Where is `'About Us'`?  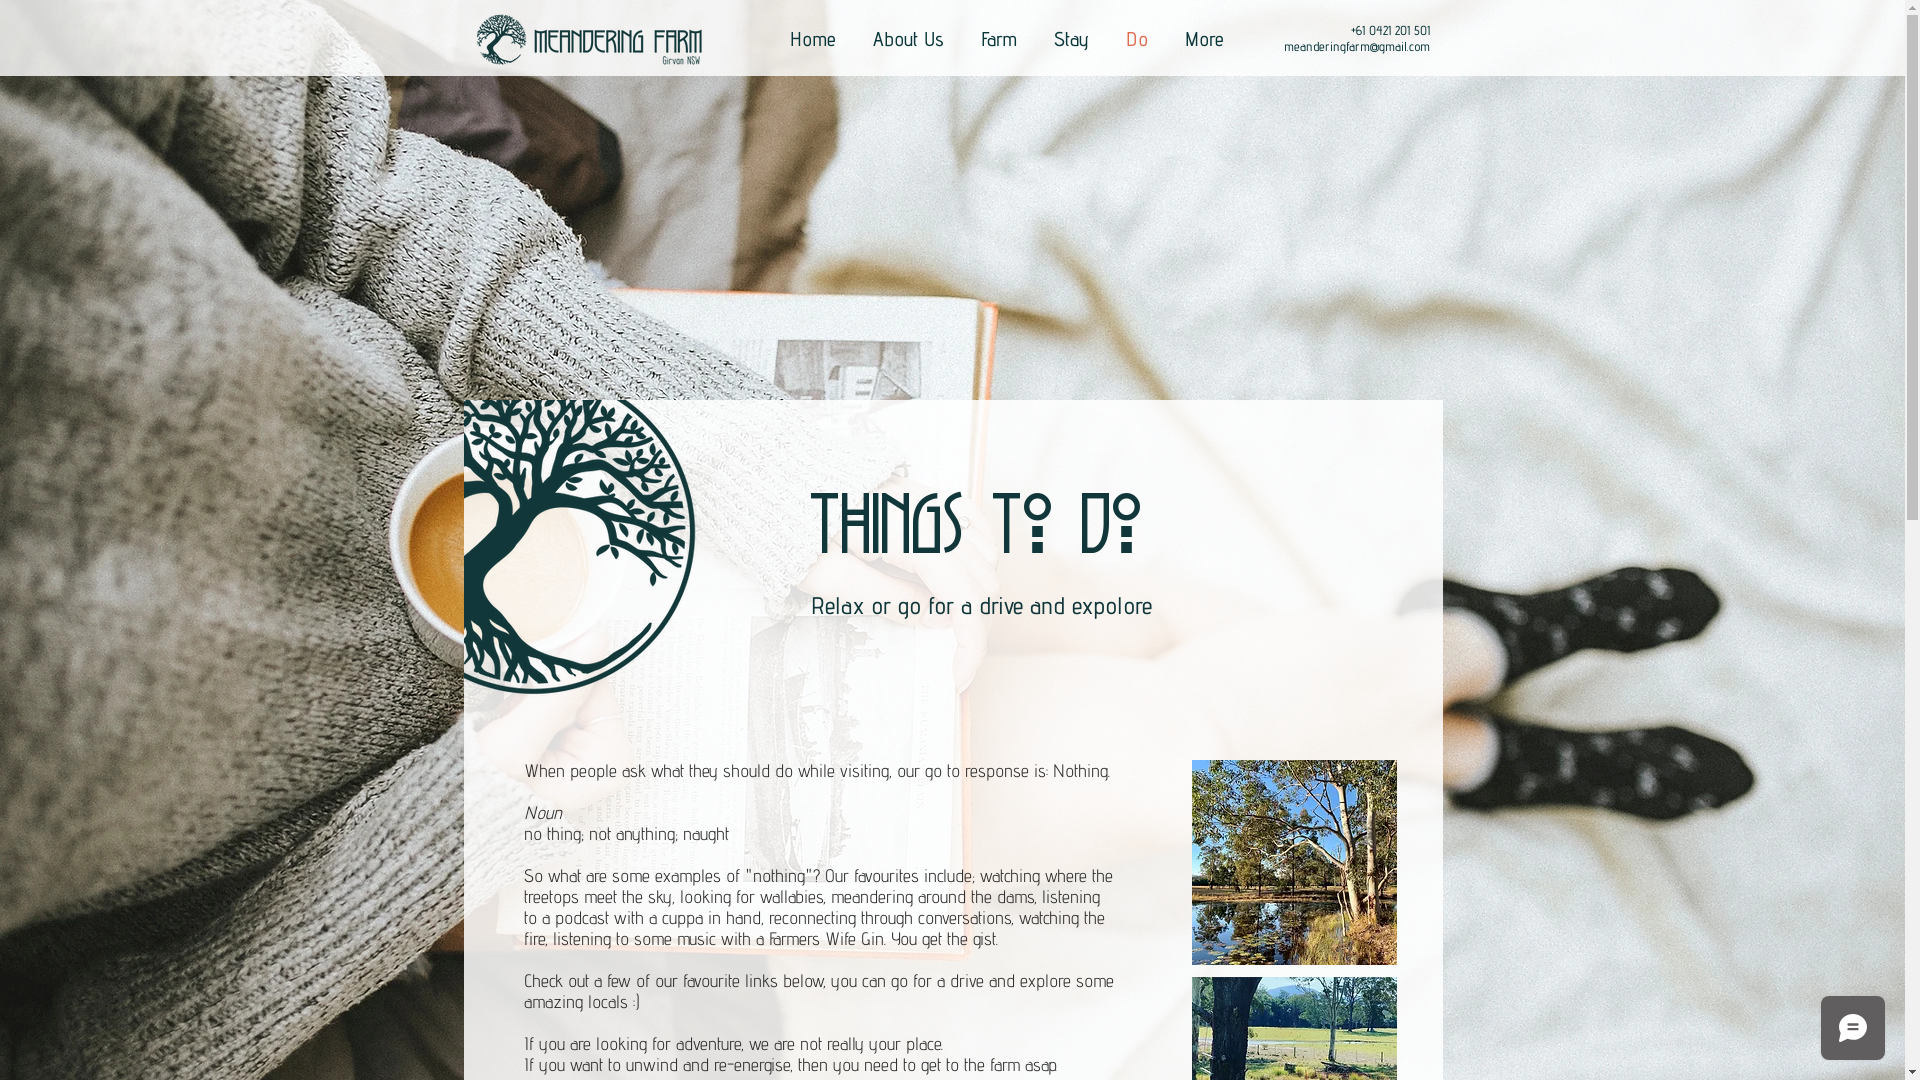
'About Us' is located at coordinates (906, 39).